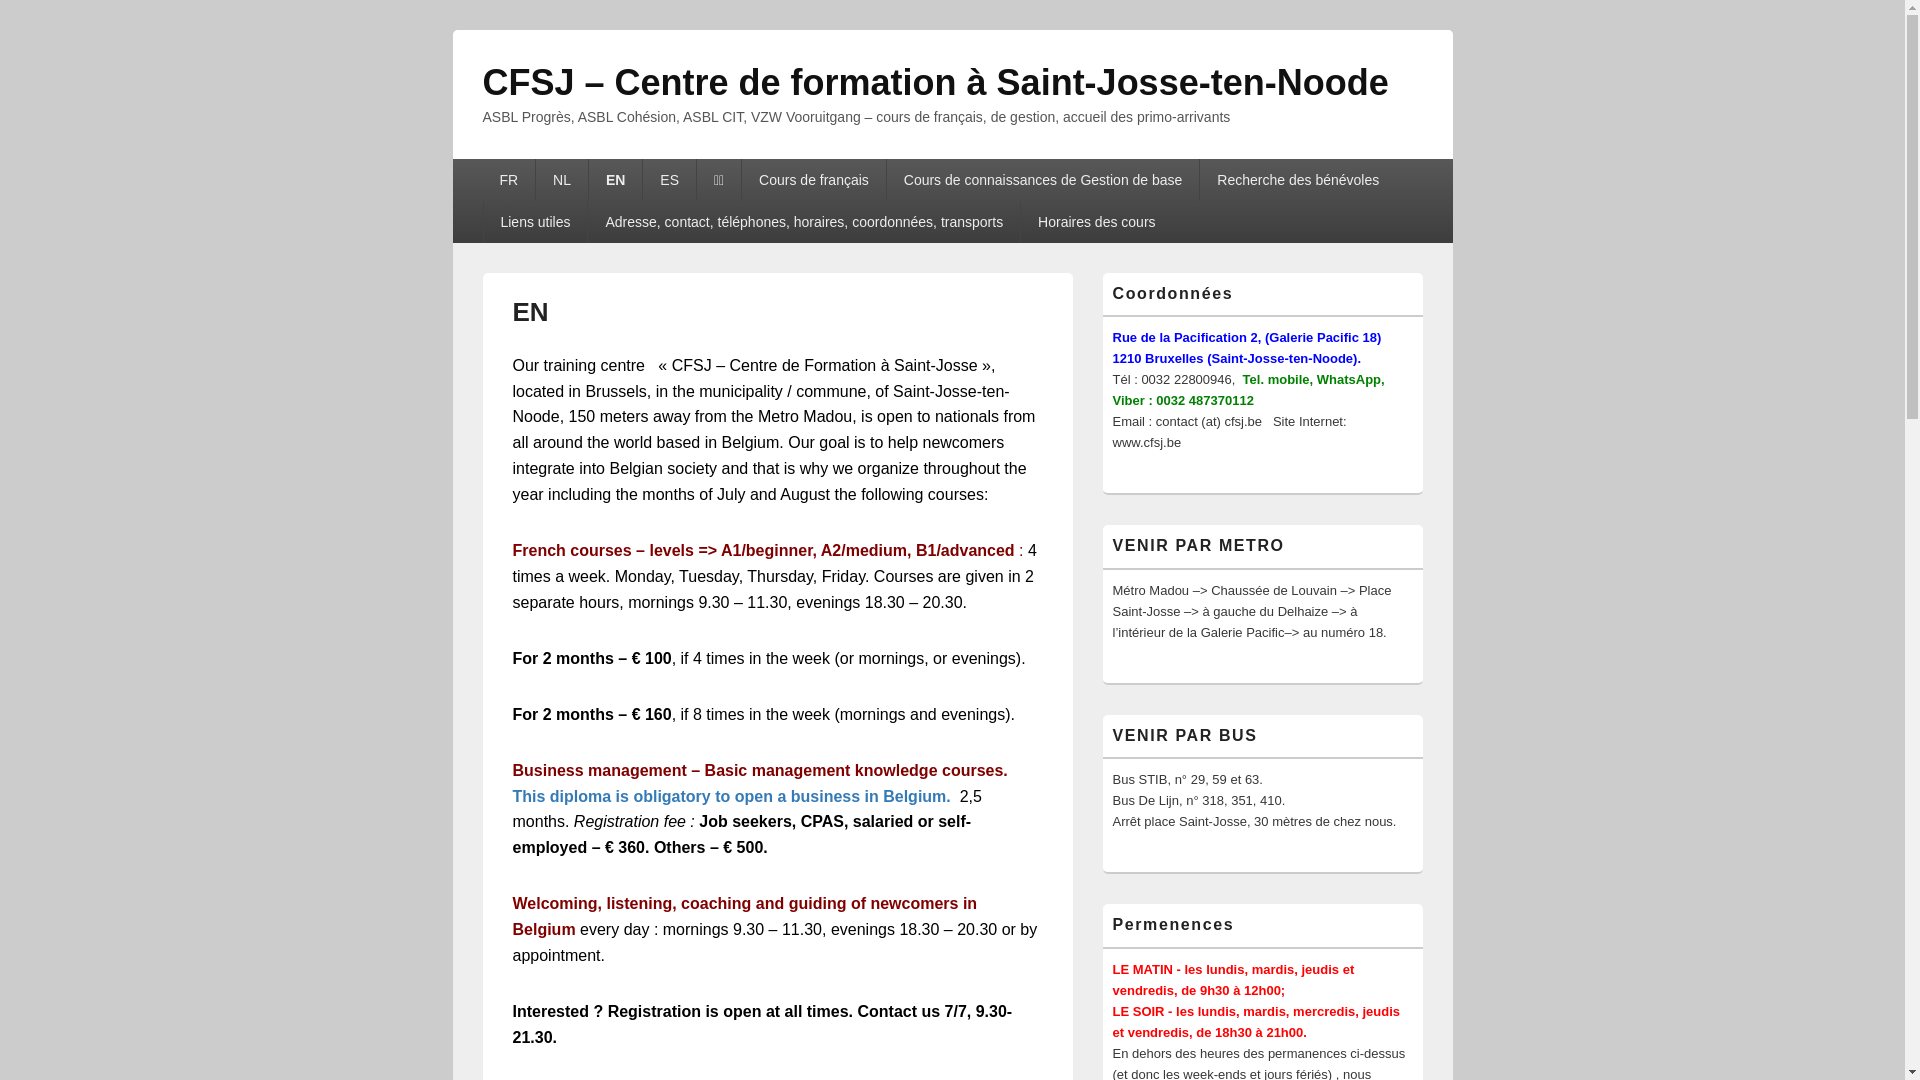  Describe the element at coordinates (1235, 357) in the screenshot. I see `'1210 Bruxelles (Saint-Josse-ten-Noode).'` at that location.